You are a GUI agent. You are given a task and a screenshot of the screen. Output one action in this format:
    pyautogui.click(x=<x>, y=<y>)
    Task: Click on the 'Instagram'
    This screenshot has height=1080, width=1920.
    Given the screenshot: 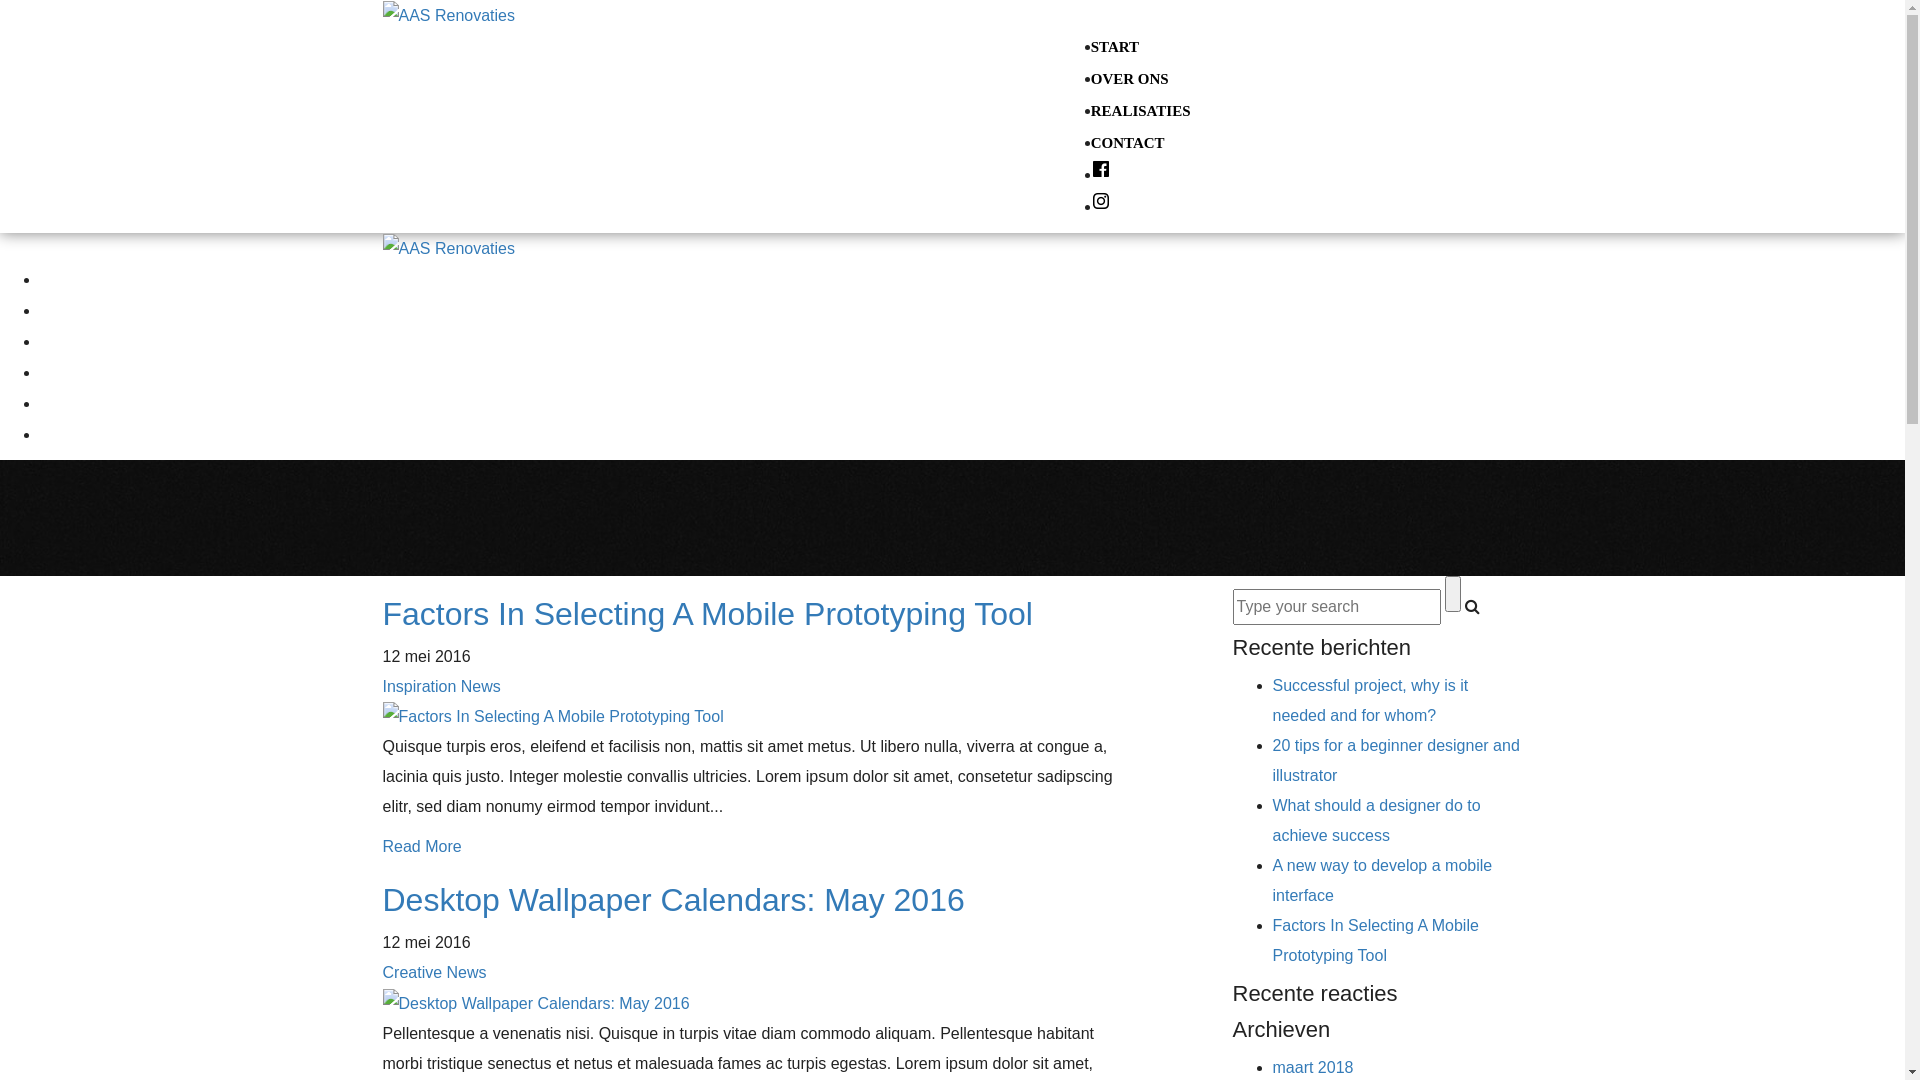 What is the action you would take?
    pyautogui.click(x=49, y=433)
    